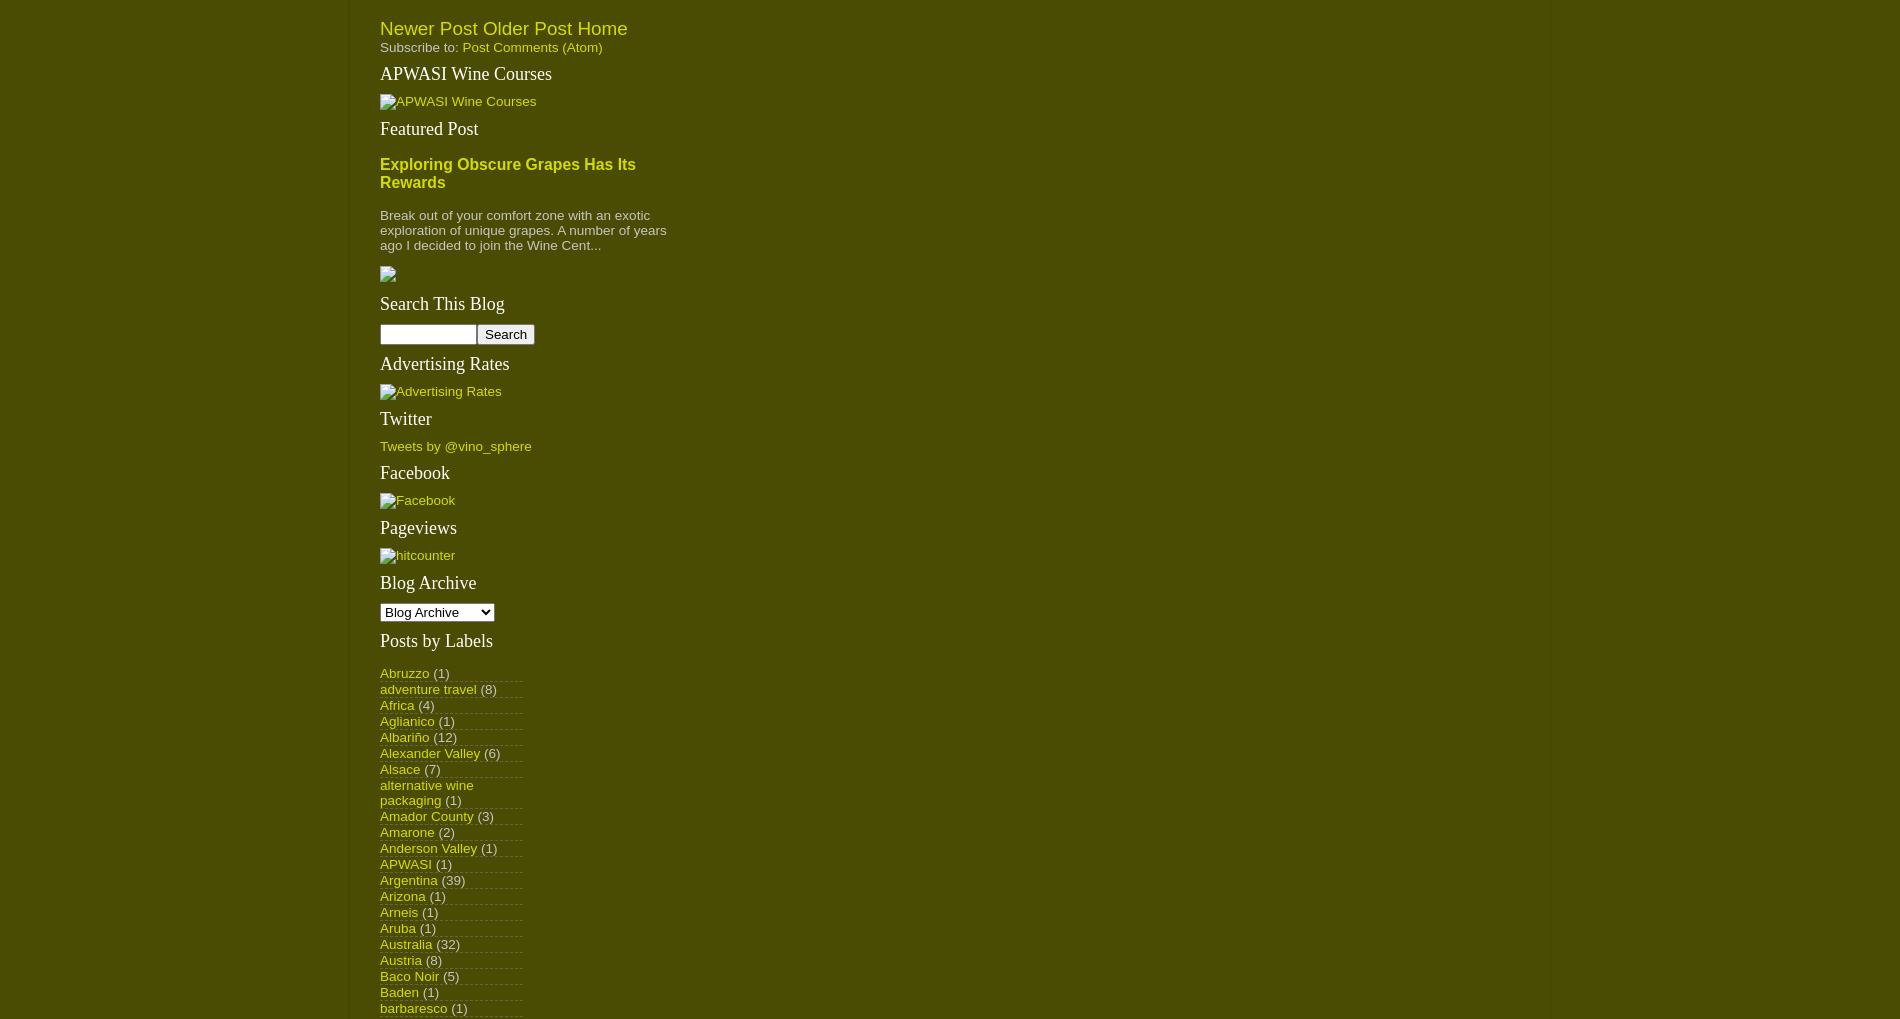 The width and height of the screenshot is (1900, 1019). What do you see at coordinates (395, 704) in the screenshot?
I see `'Africa'` at bounding box center [395, 704].